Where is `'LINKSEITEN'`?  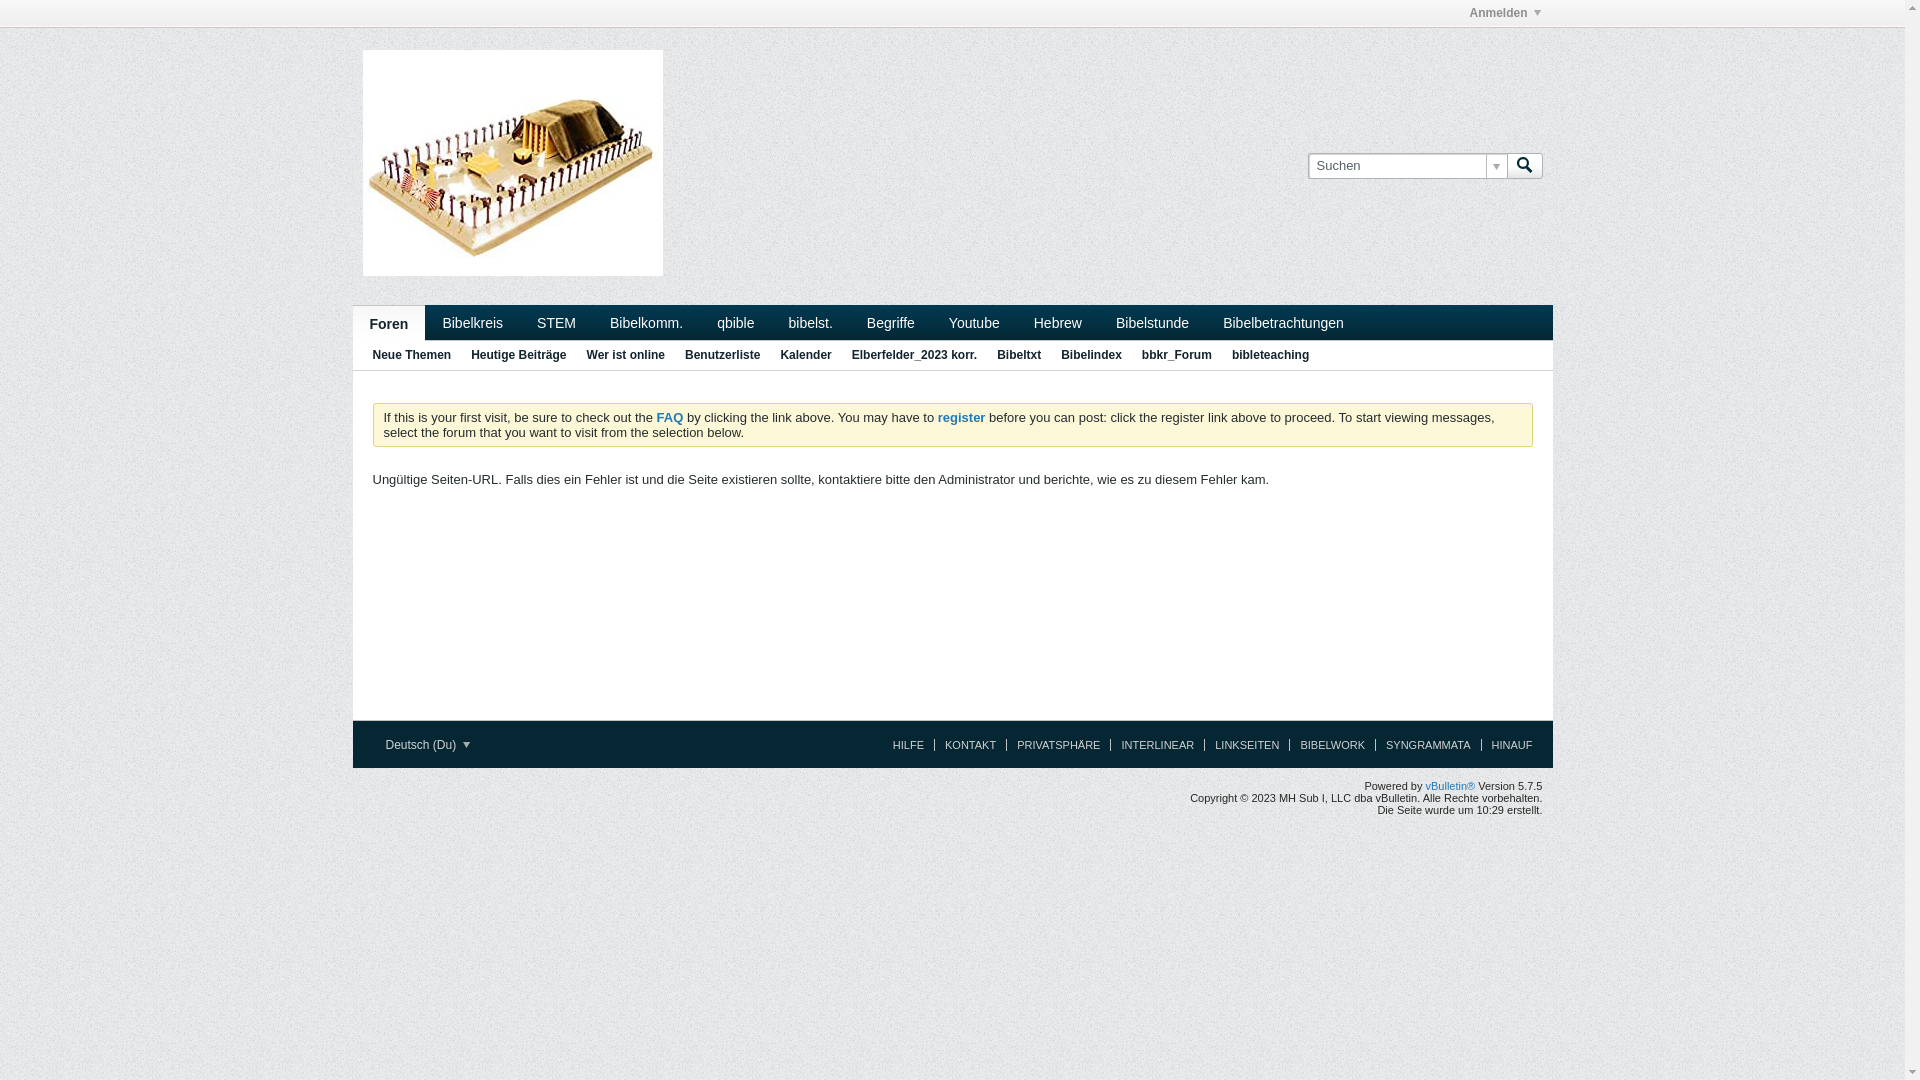 'LINKSEITEN' is located at coordinates (1240, 744).